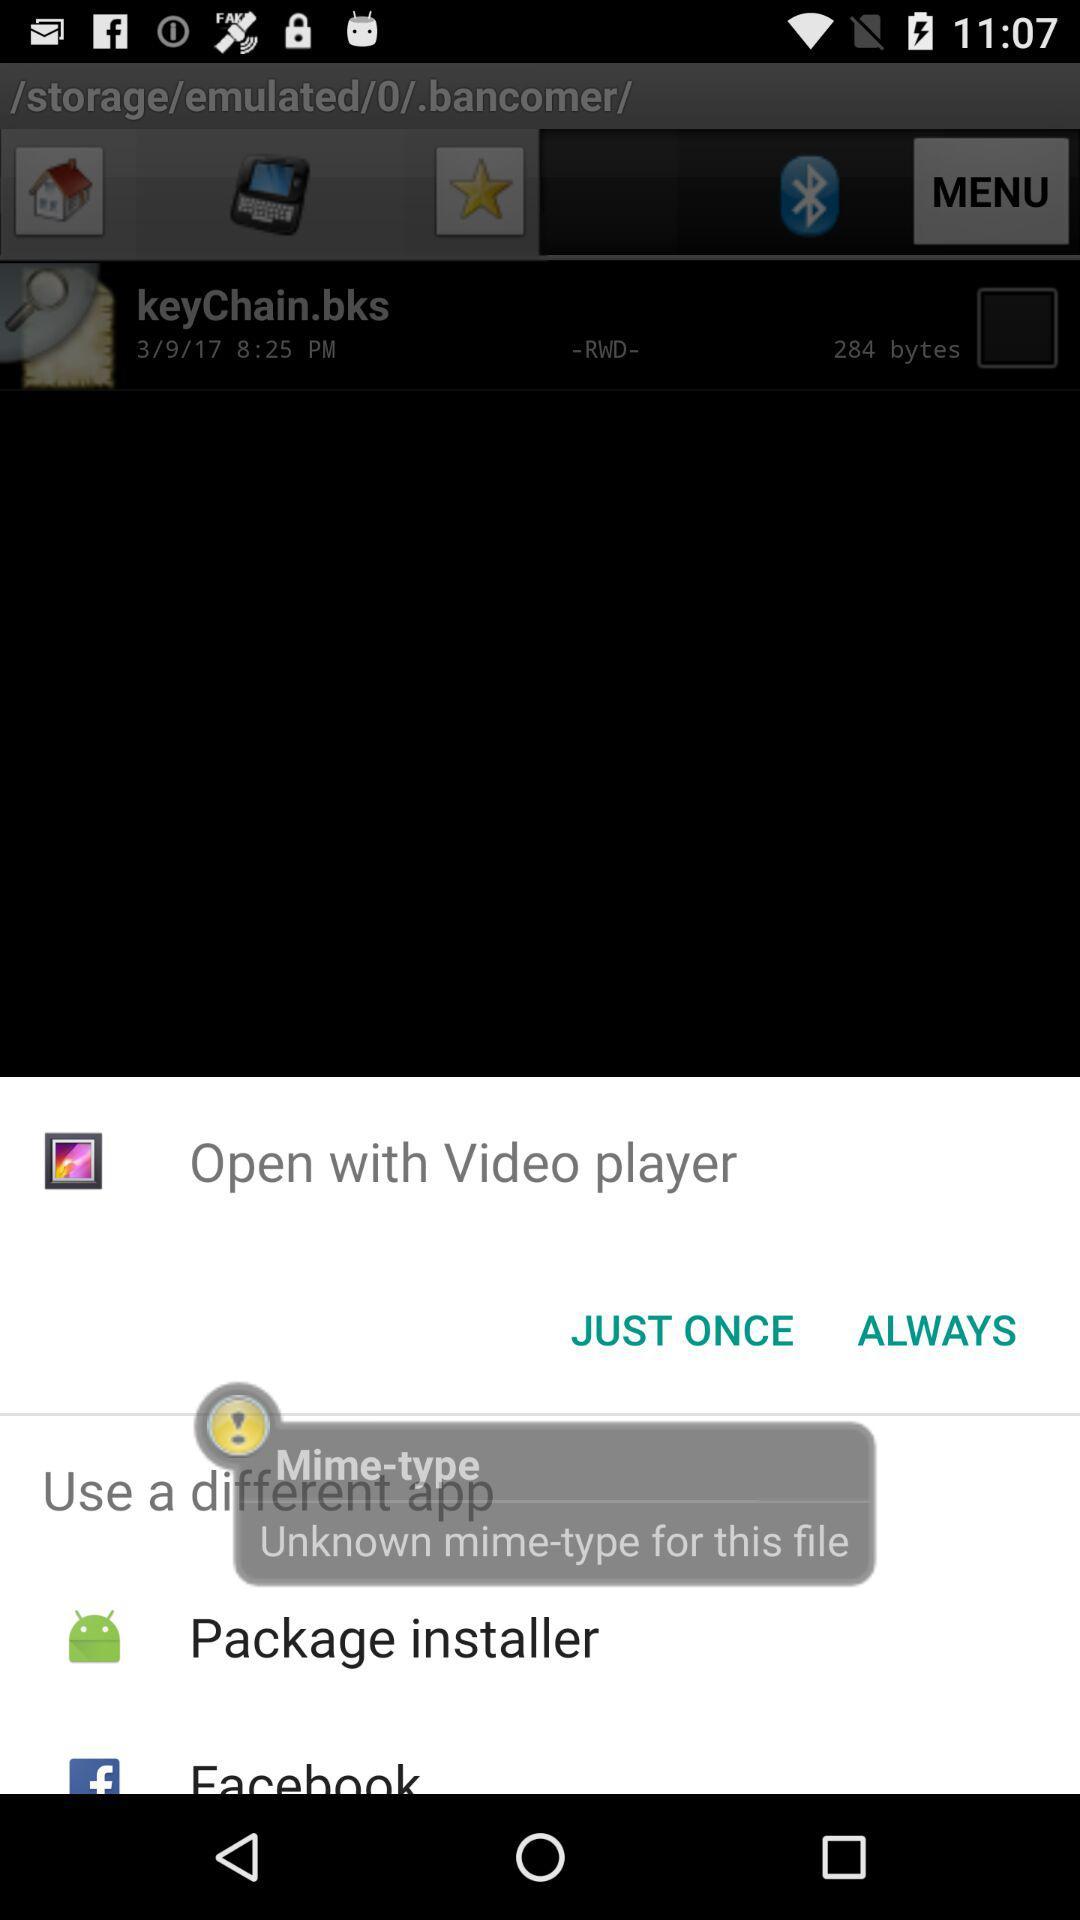 Image resolution: width=1080 pixels, height=1920 pixels. Describe the element at coordinates (937, 1329) in the screenshot. I see `the item to the right of the just once icon` at that location.